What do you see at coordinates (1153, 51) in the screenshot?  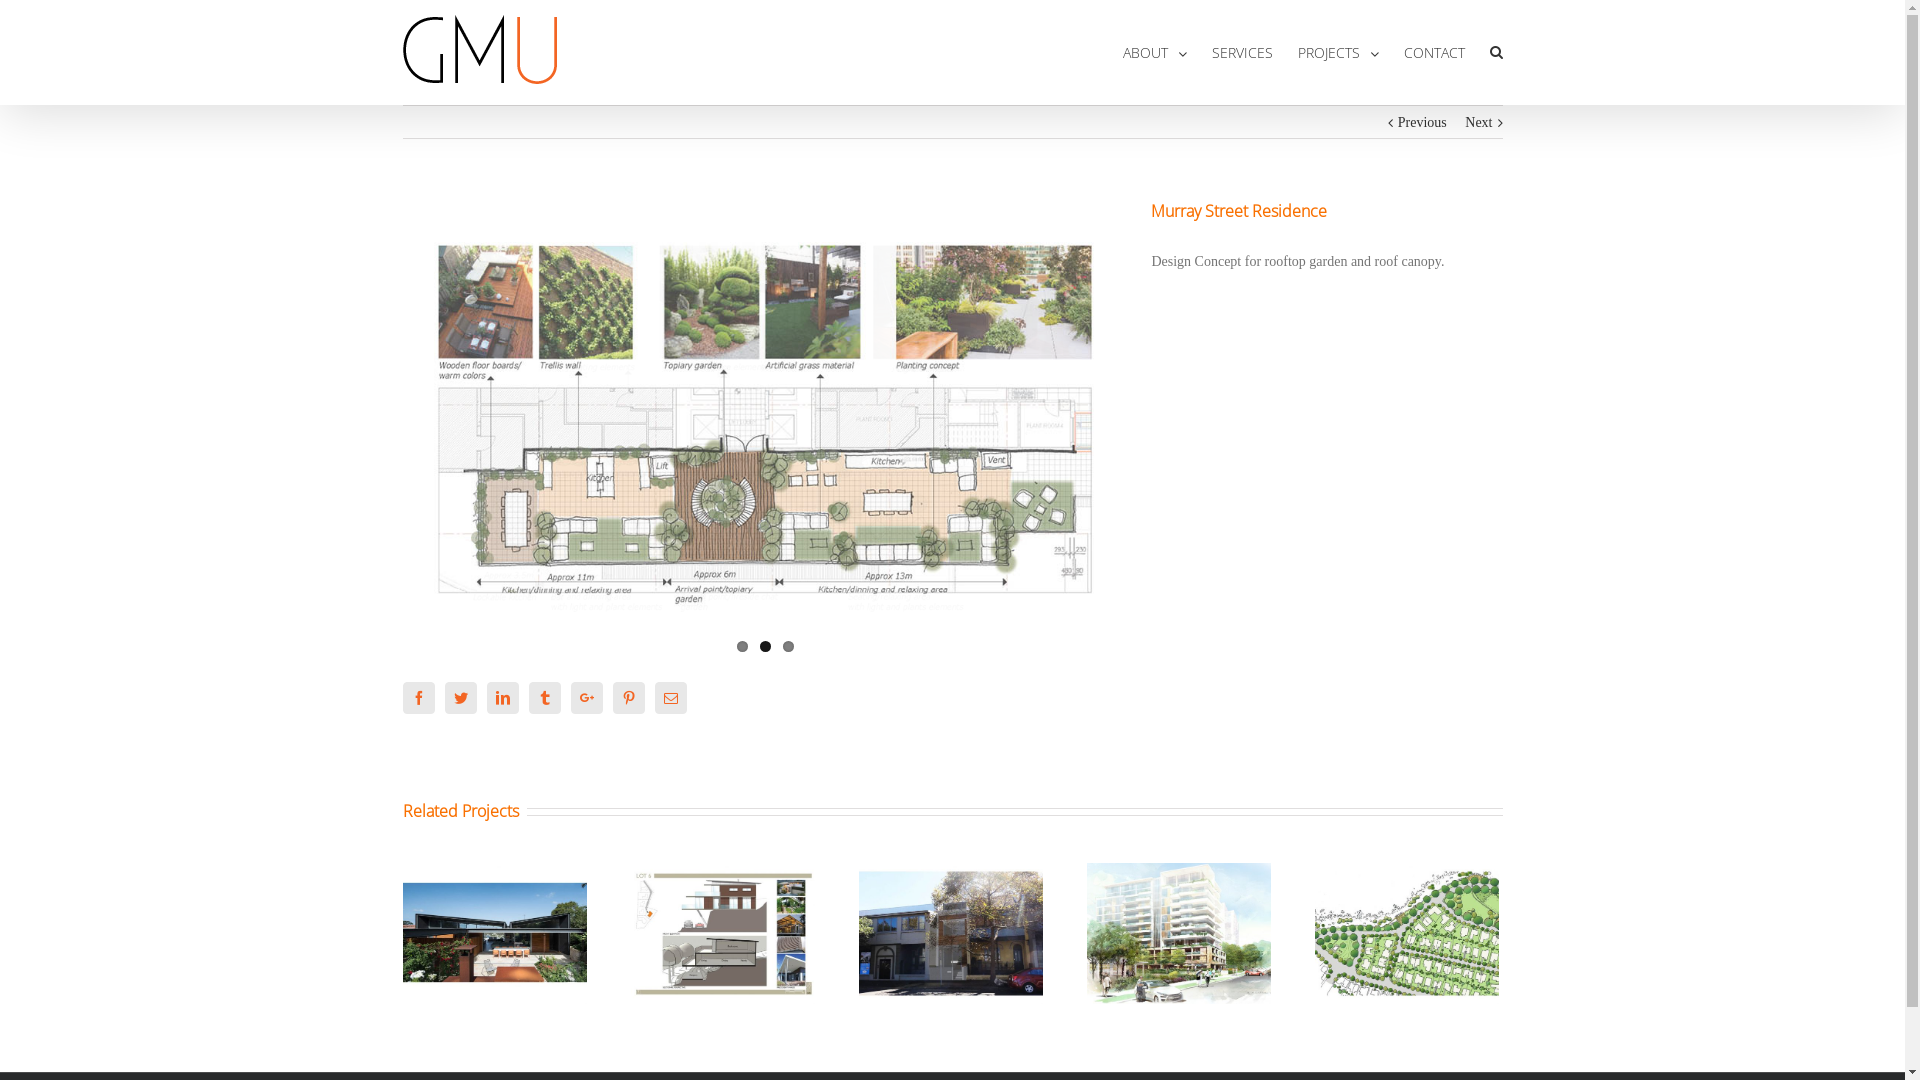 I see `'ABOUT'` at bounding box center [1153, 51].